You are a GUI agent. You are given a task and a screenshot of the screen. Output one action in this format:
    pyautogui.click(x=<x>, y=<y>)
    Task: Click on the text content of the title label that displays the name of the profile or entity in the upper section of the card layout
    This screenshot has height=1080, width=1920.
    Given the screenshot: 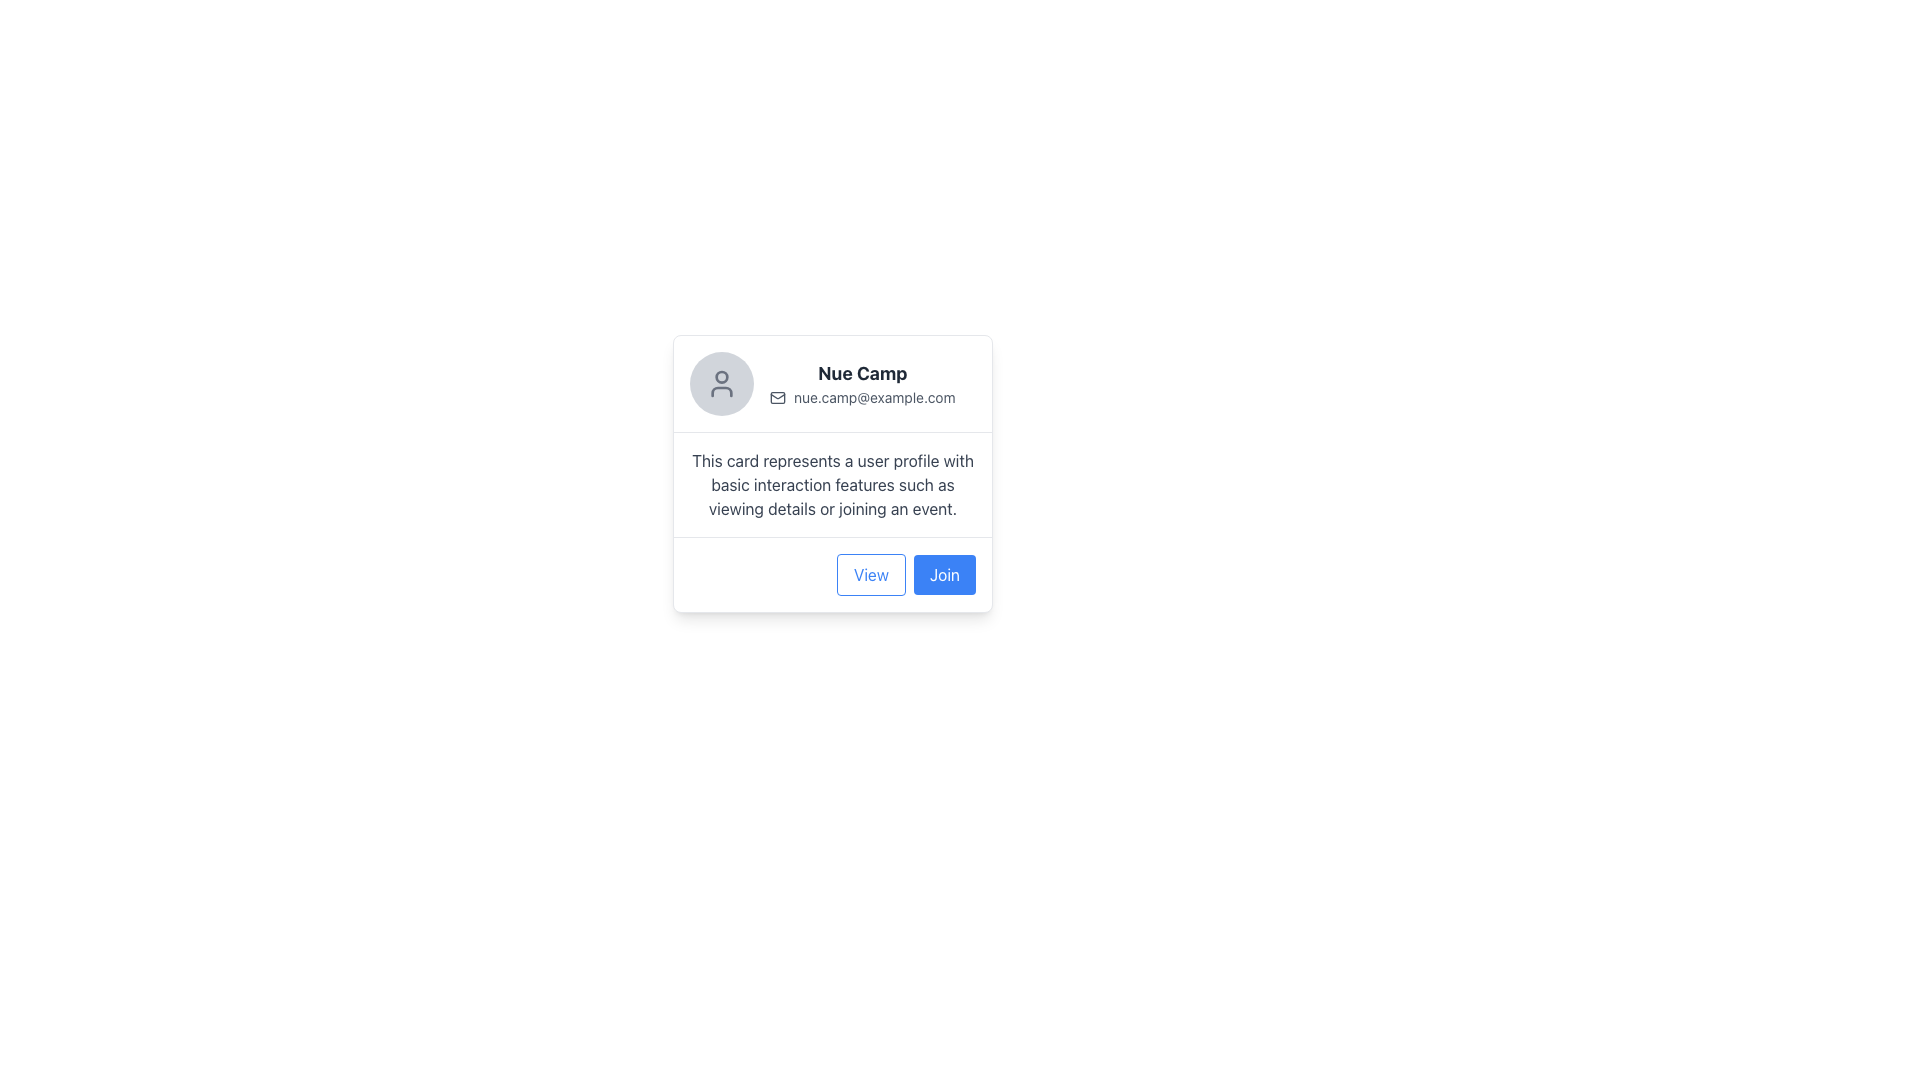 What is the action you would take?
    pyautogui.click(x=862, y=374)
    